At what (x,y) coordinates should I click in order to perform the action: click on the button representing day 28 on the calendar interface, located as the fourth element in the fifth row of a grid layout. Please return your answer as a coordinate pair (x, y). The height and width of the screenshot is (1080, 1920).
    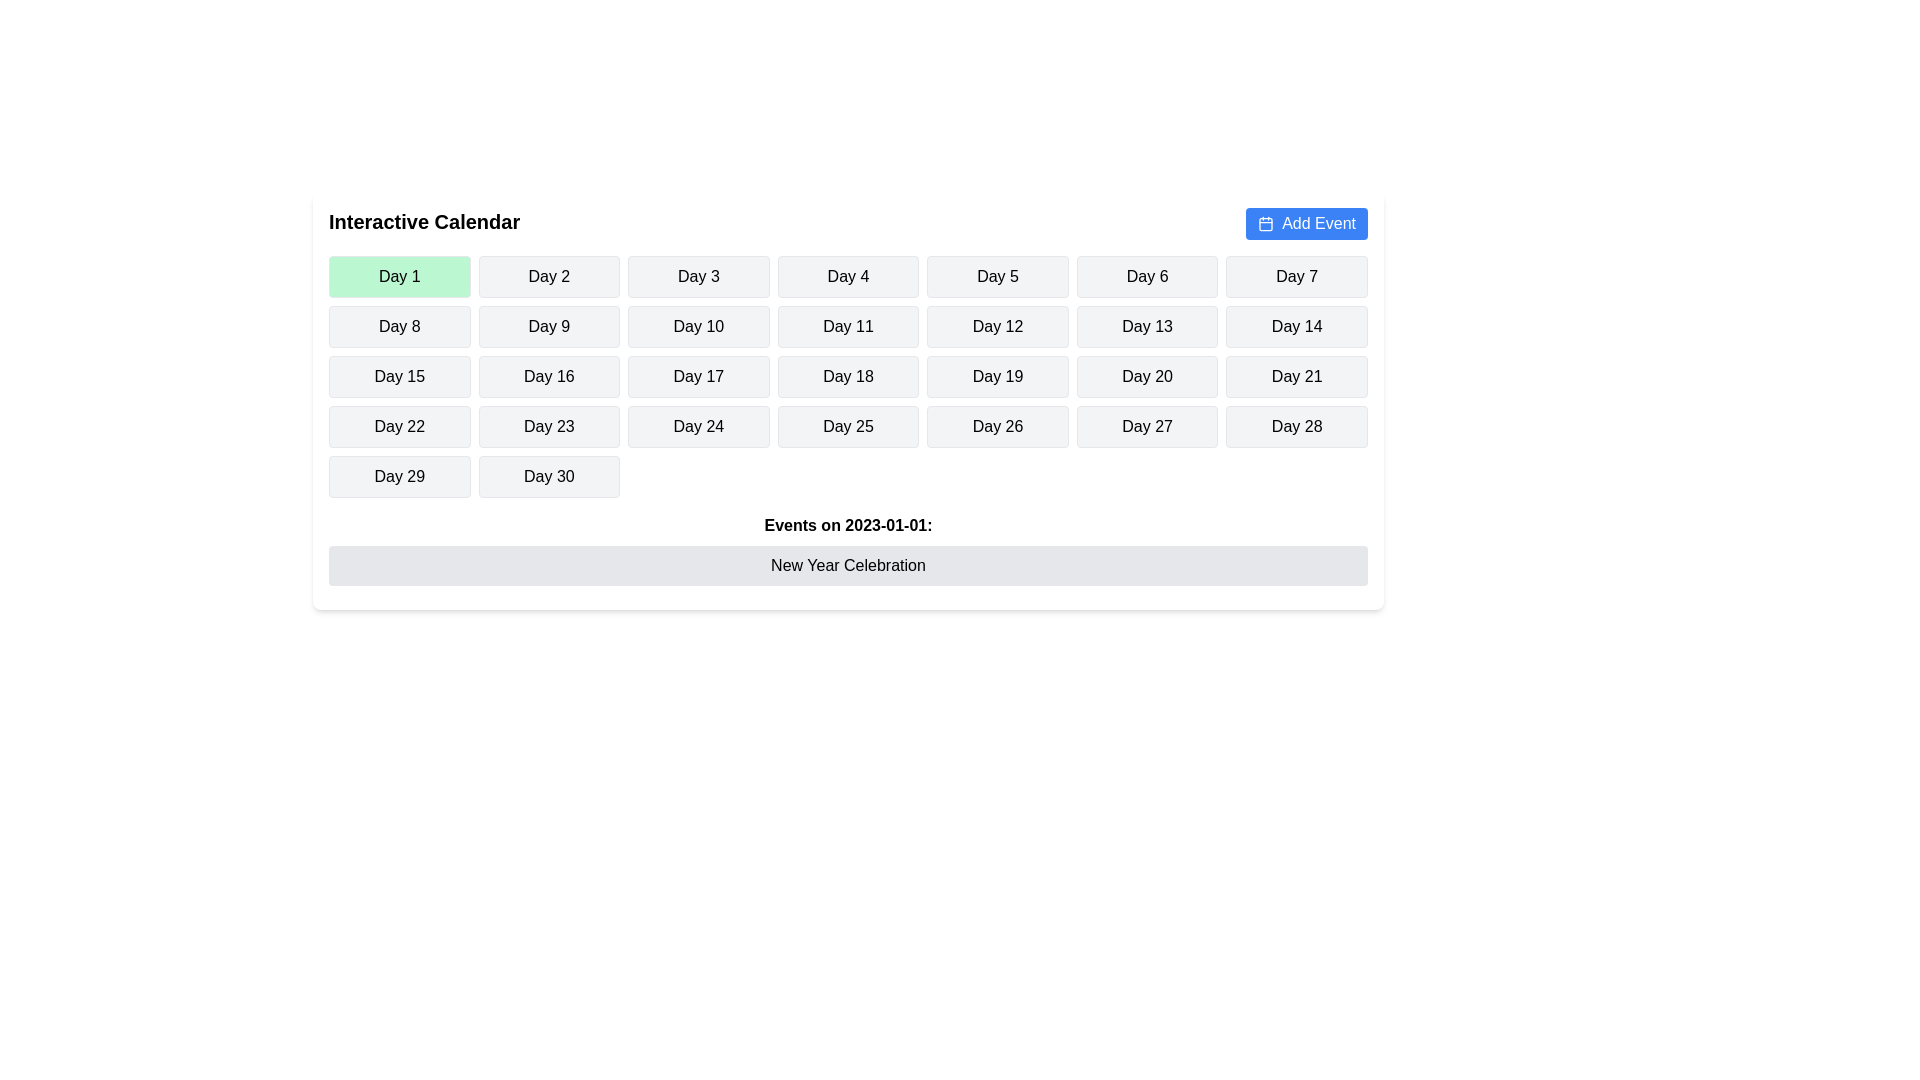
    Looking at the image, I should click on (1297, 426).